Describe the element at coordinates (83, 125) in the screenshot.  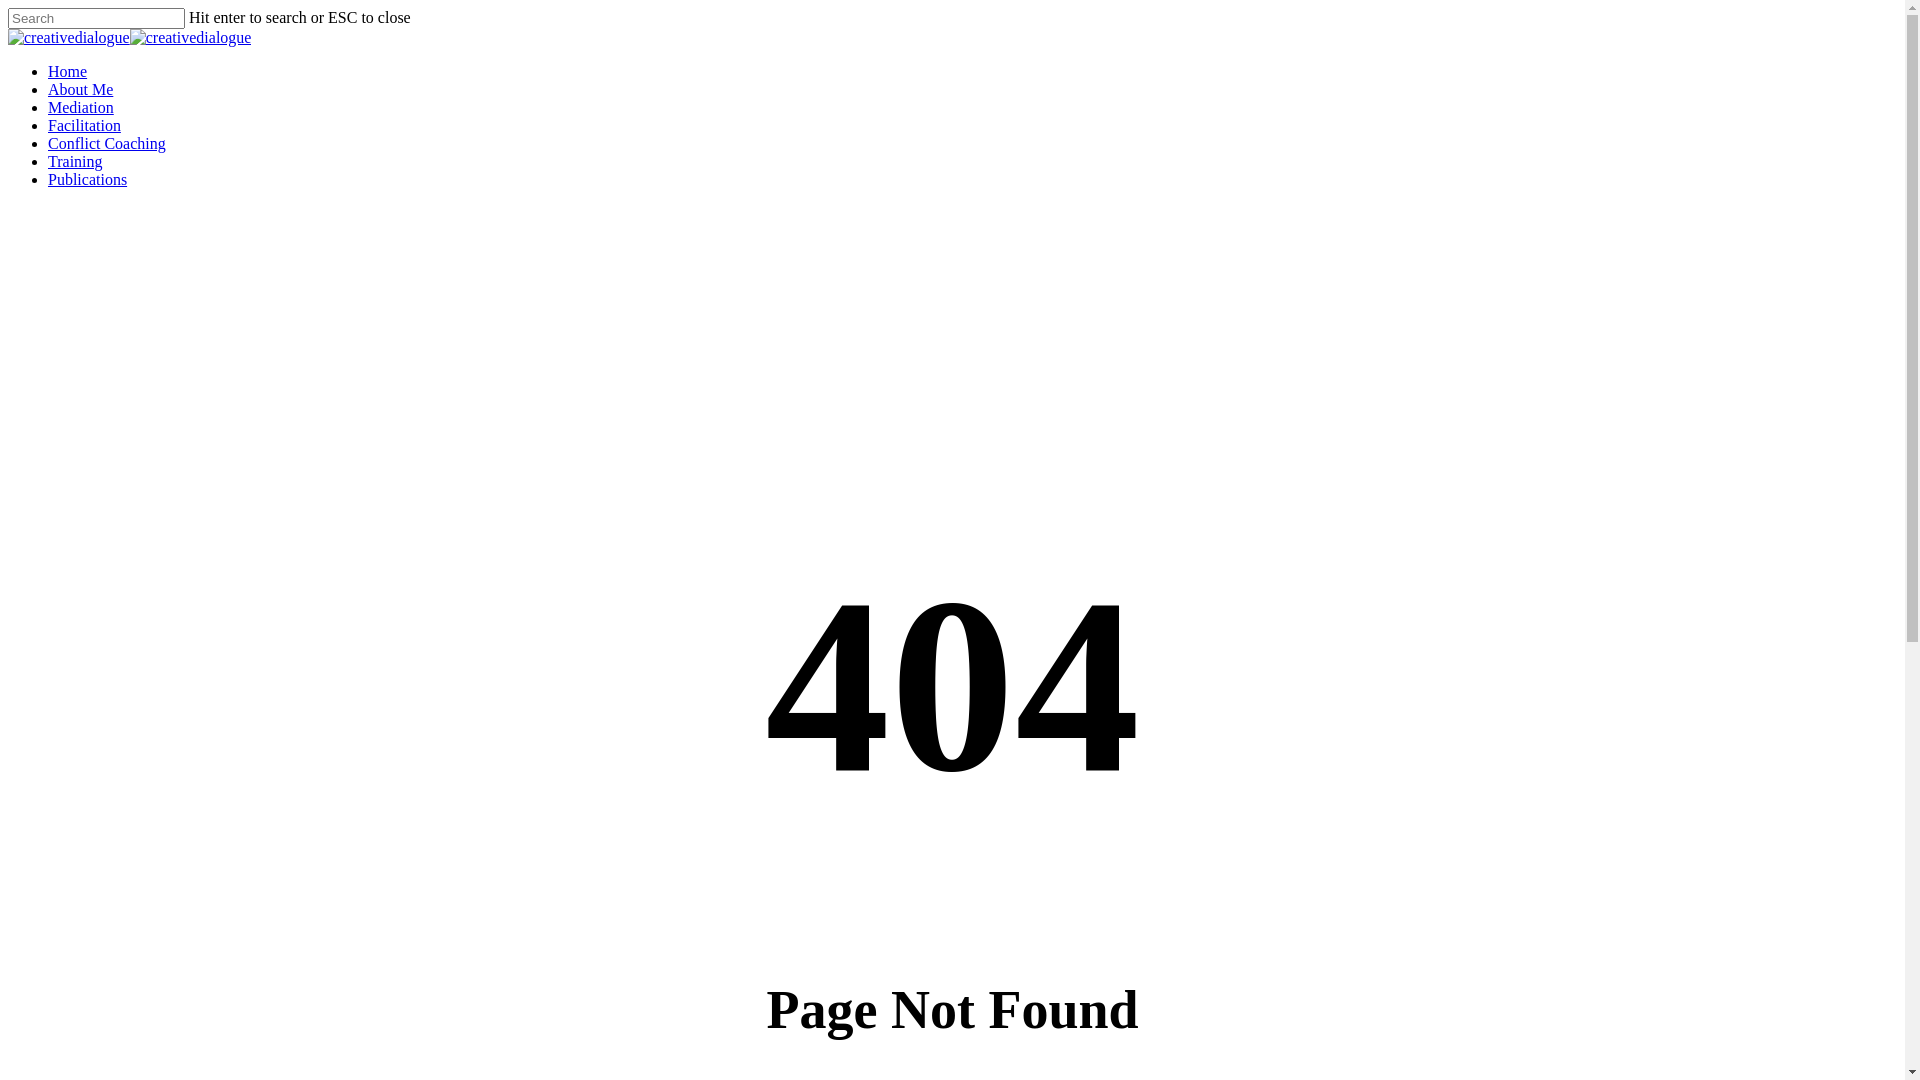
I see `'Facilitation'` at that location.